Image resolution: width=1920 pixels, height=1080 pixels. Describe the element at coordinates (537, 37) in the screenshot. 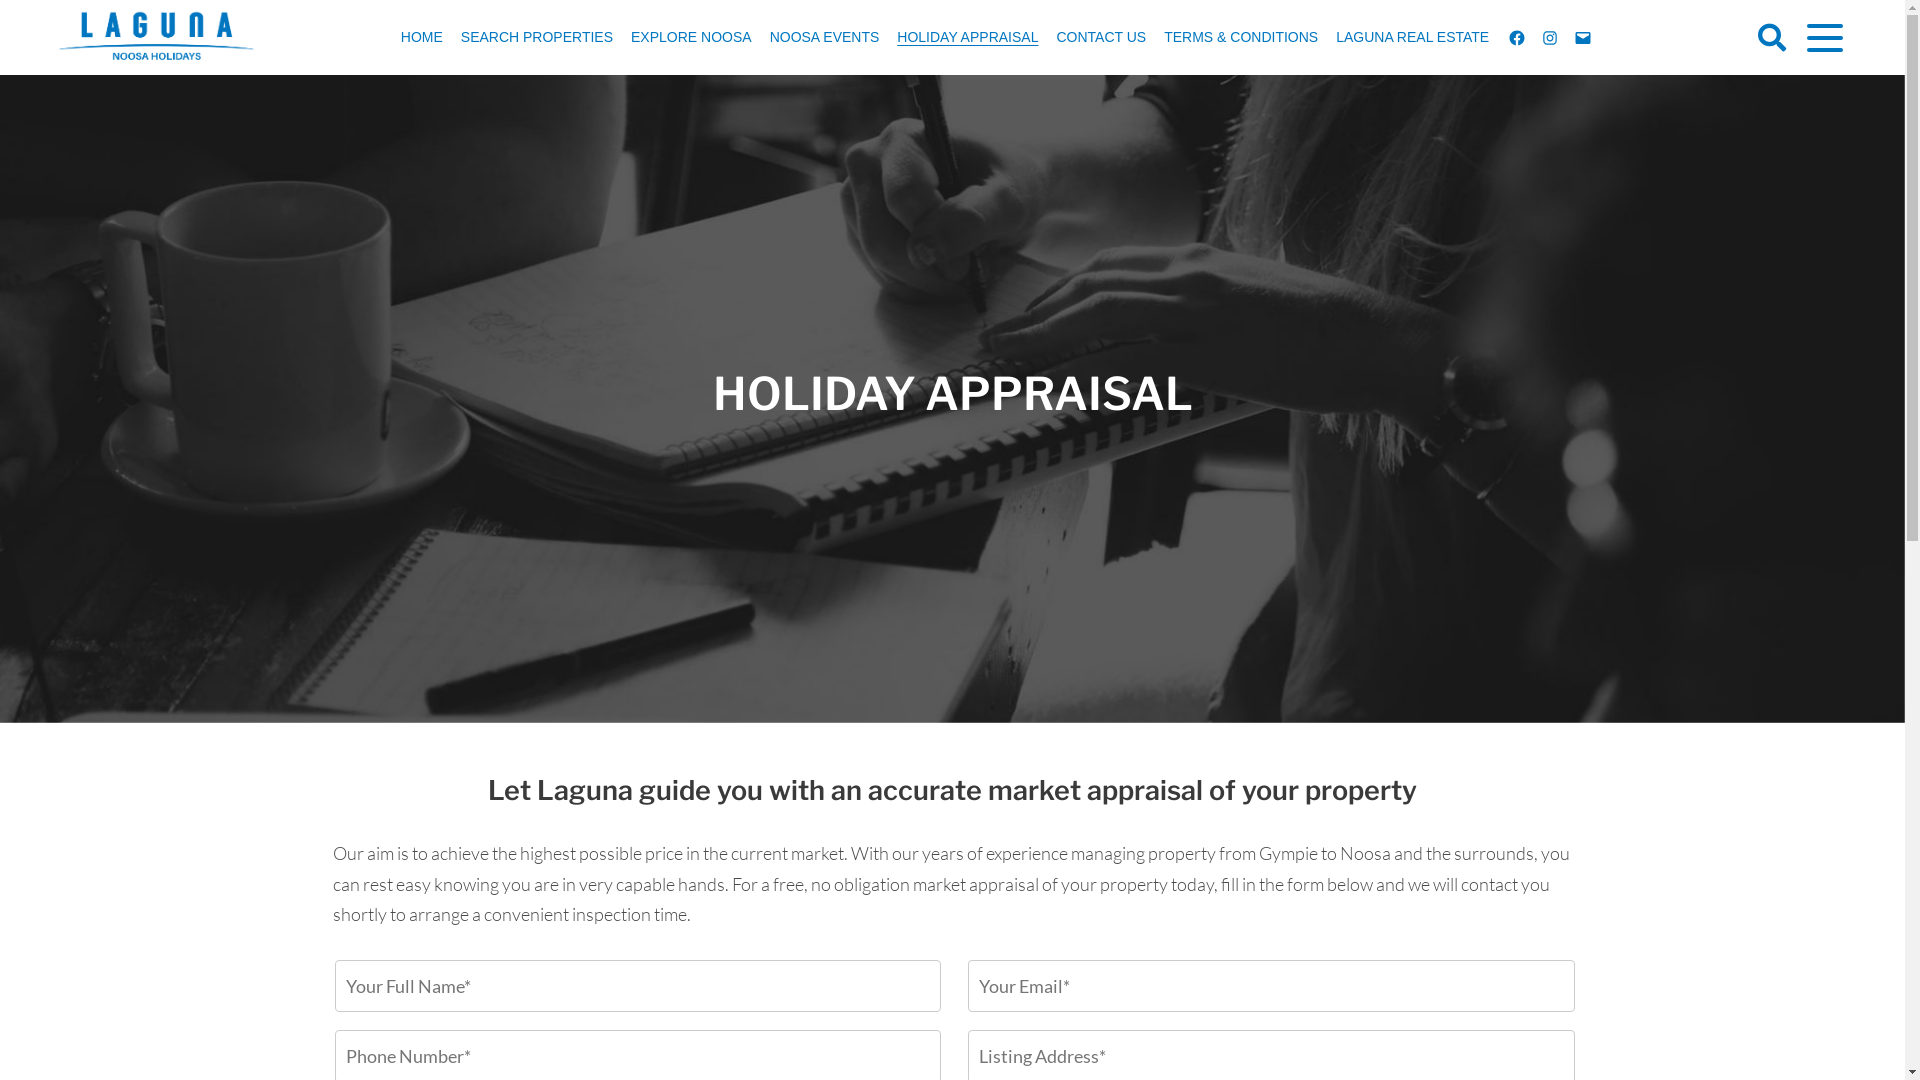

I see `'SEARCH PROPERTIES'` at that location.